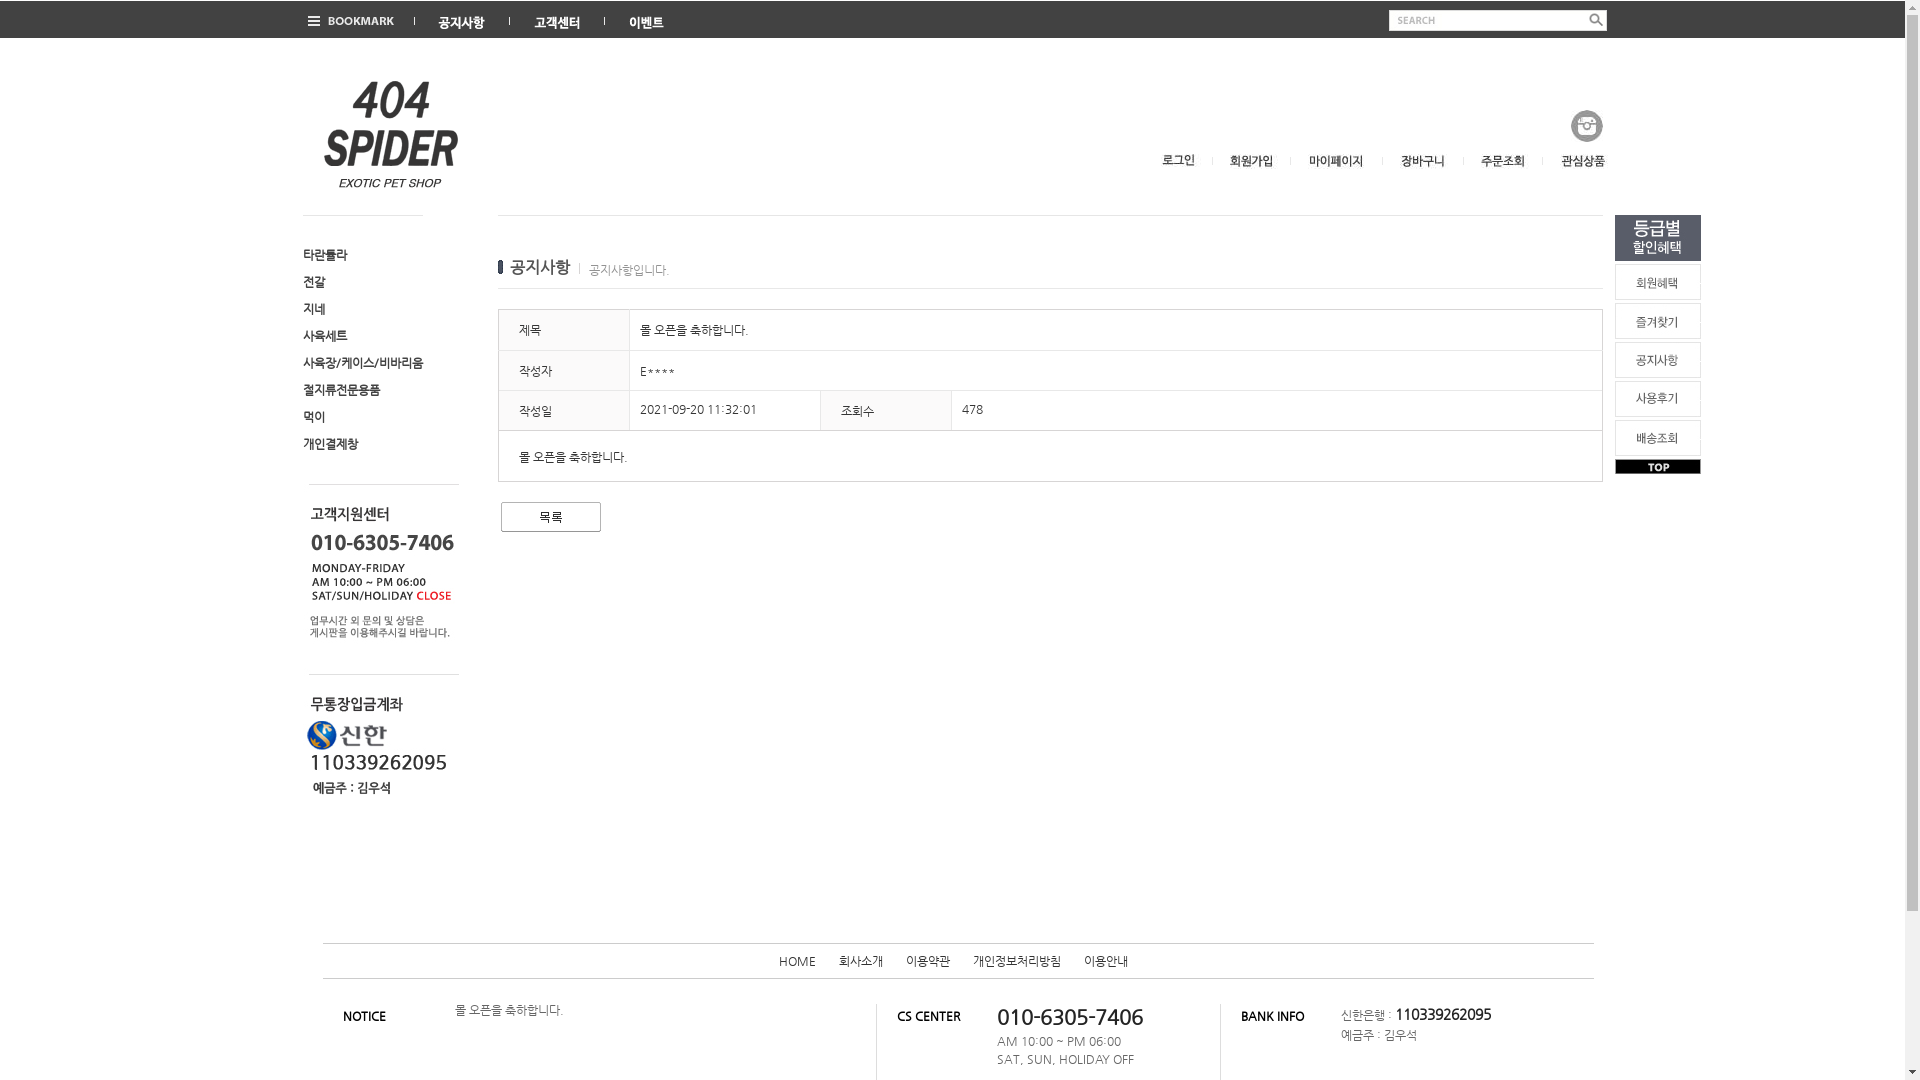 The width and height of the screenshot is (1920, 1080). I want to click on 'HOME', so click(776, 959).